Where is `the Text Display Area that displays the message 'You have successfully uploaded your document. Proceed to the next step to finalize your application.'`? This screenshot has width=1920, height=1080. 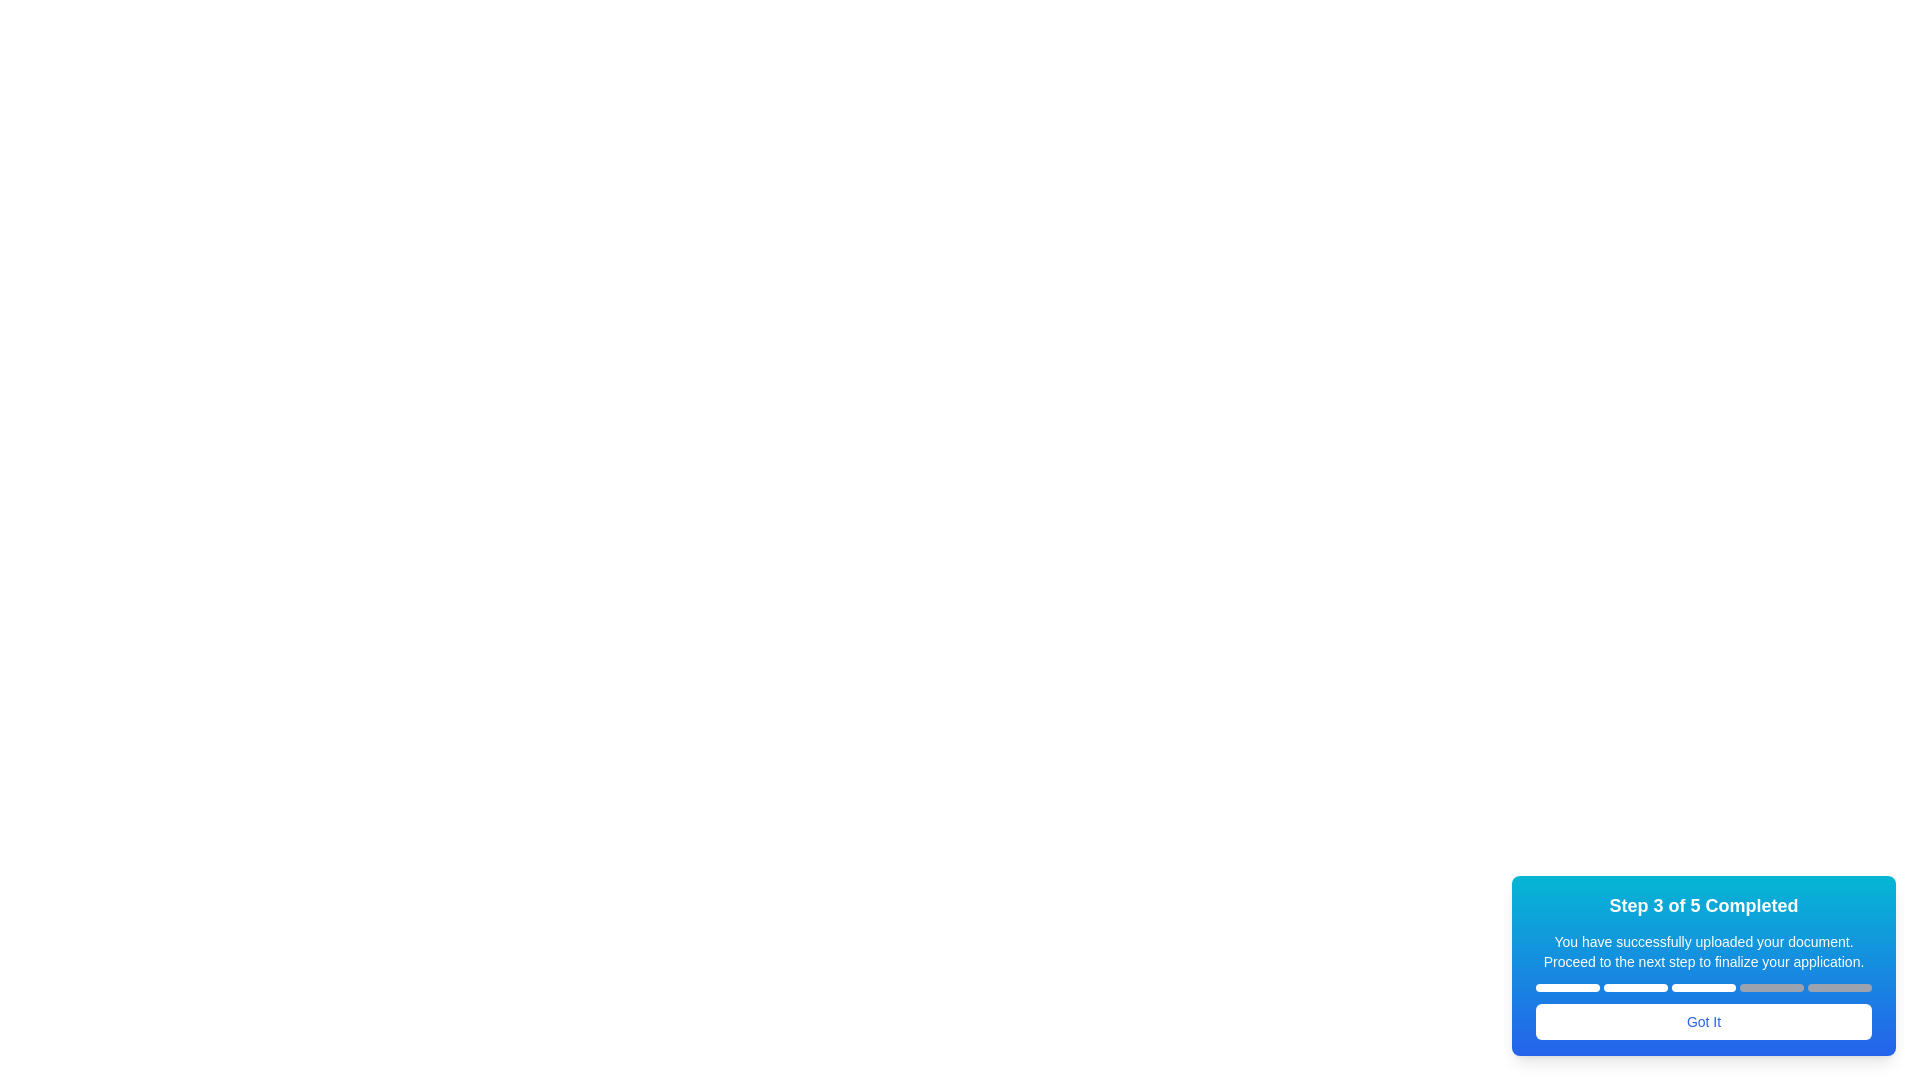
the Text Display Area that displays the message 'You have successfully uploaded your document. Proceed to the next step to finalize your application.' is located at coordinates (1703, 951).